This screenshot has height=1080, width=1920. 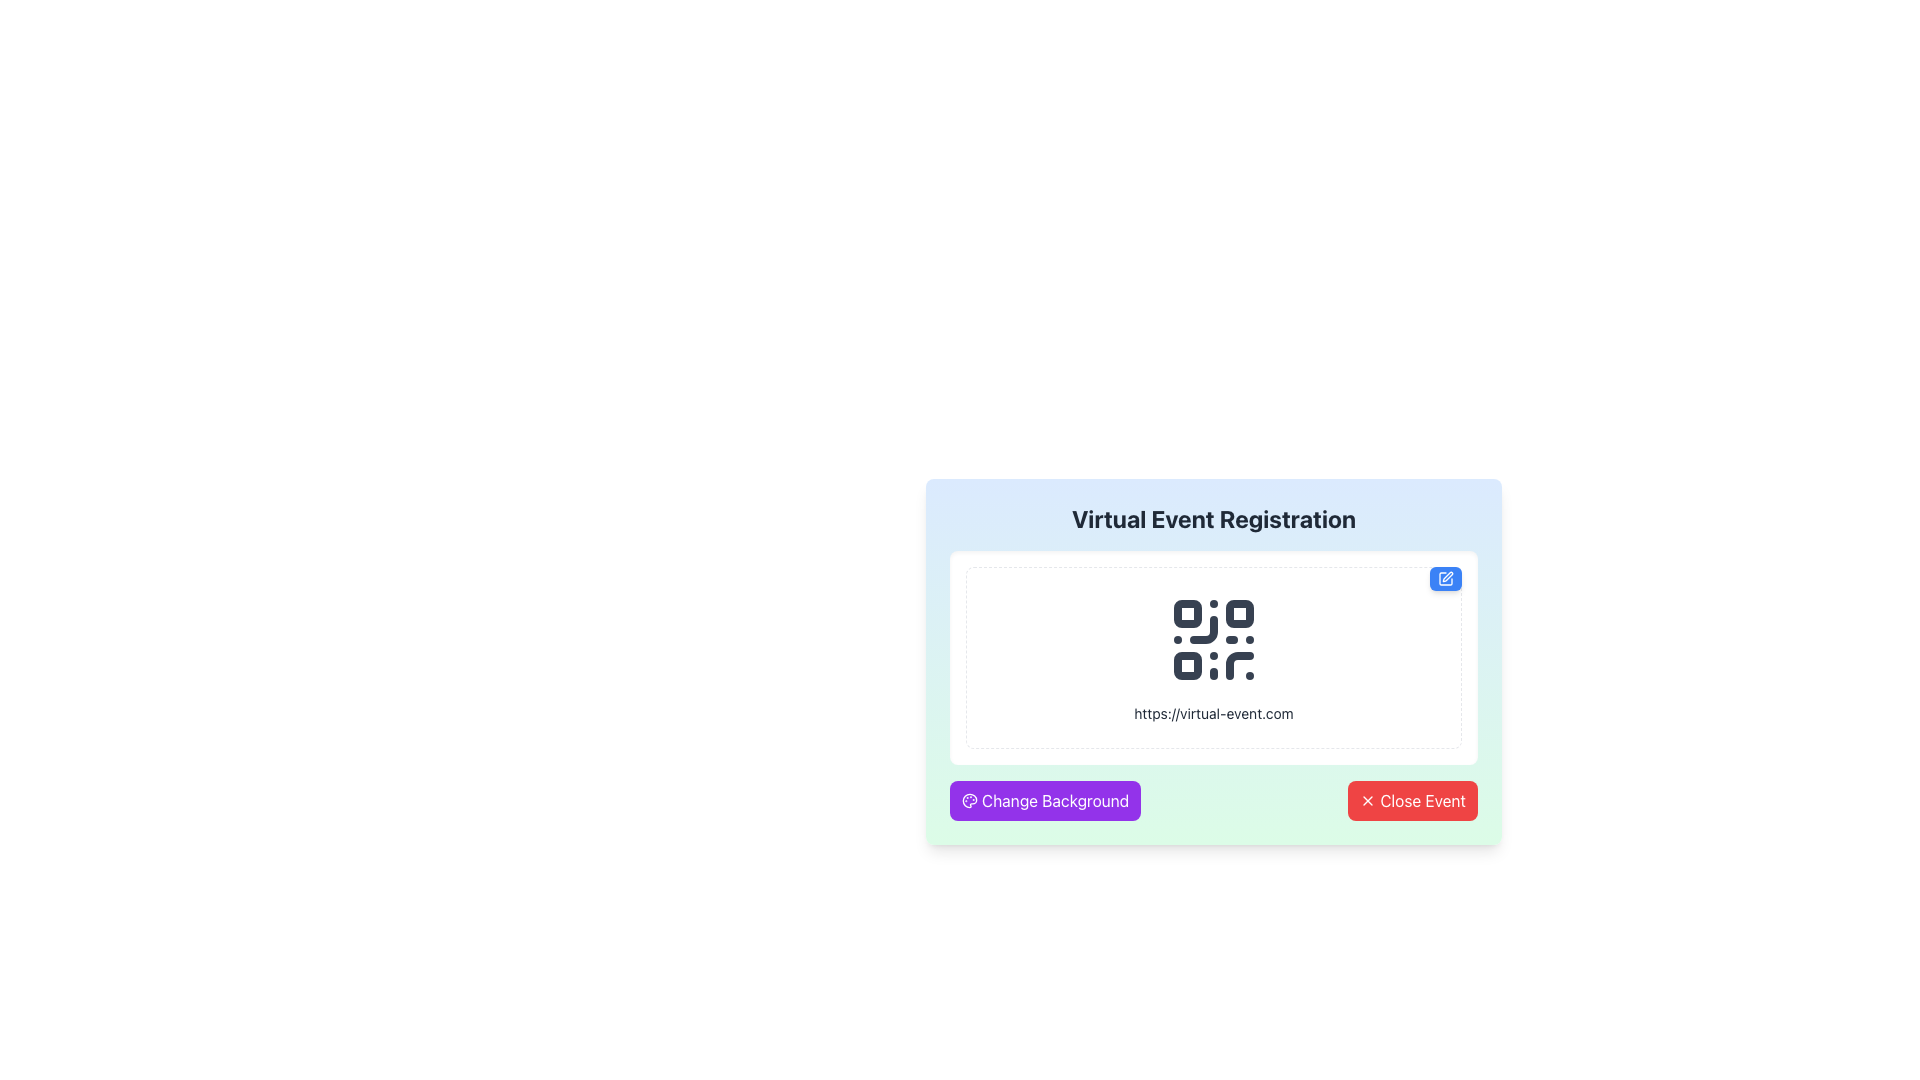 What do you see at coordinates (1188, 666) in the screenshot?
I see `the small square decorative graphical shape with rounded corners located in the bottom-left corner of the QR code within the 'Virtual Event Registration' modal box` at bounding box center [1188, 666].